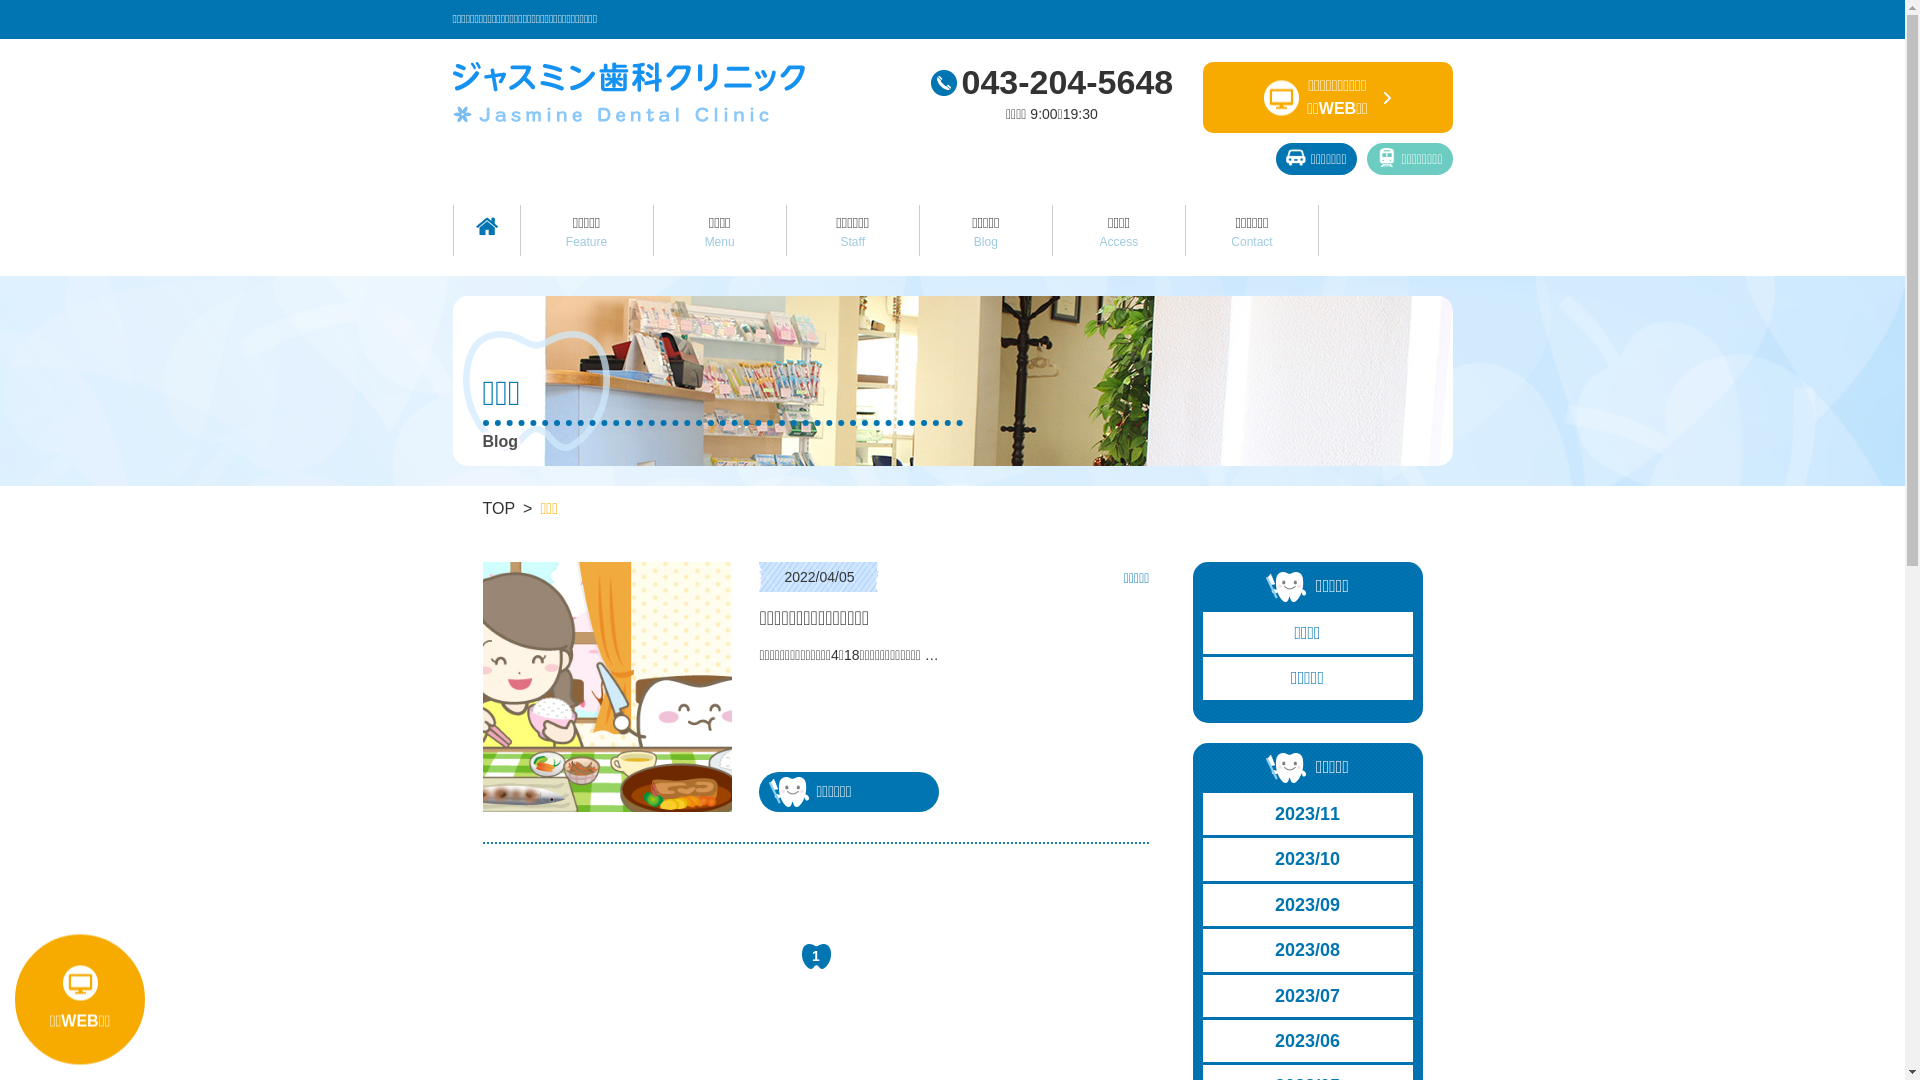 Image resolution: width=1920 pixels, height=1080 pixels. Describe the element at coordinates (486, 225) in the screenshot. I see `'home'` at that location.